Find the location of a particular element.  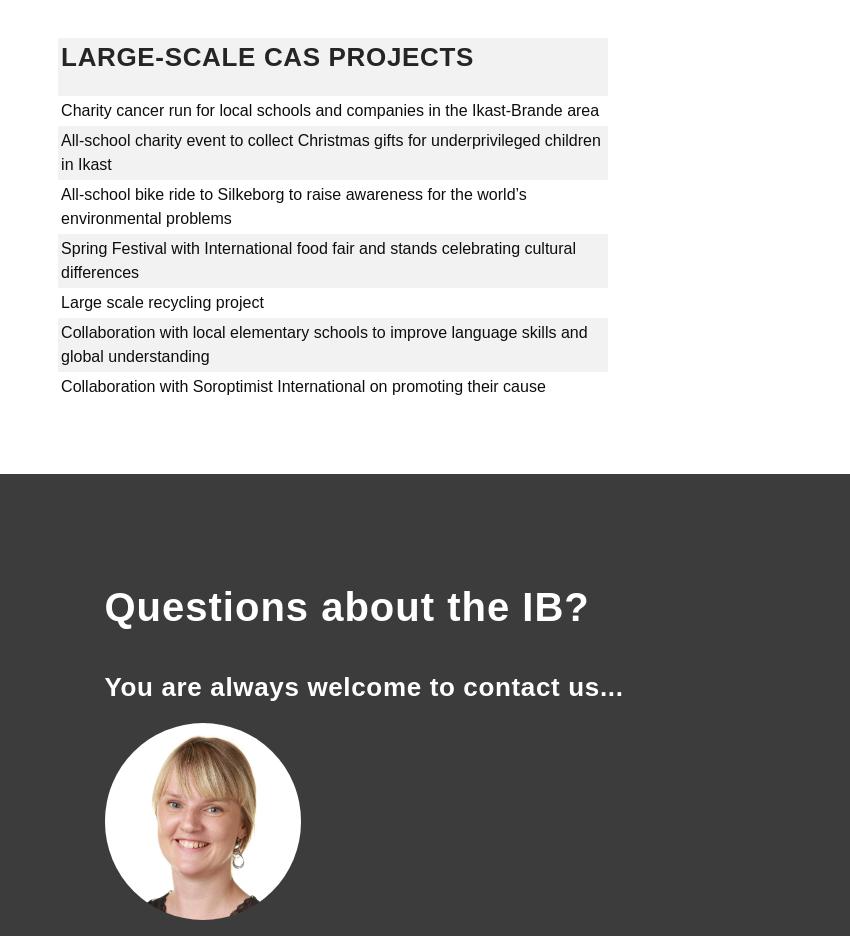

'Collaboration with Soroptimist International on promoting their cause' is located at coordinates (303, 386).